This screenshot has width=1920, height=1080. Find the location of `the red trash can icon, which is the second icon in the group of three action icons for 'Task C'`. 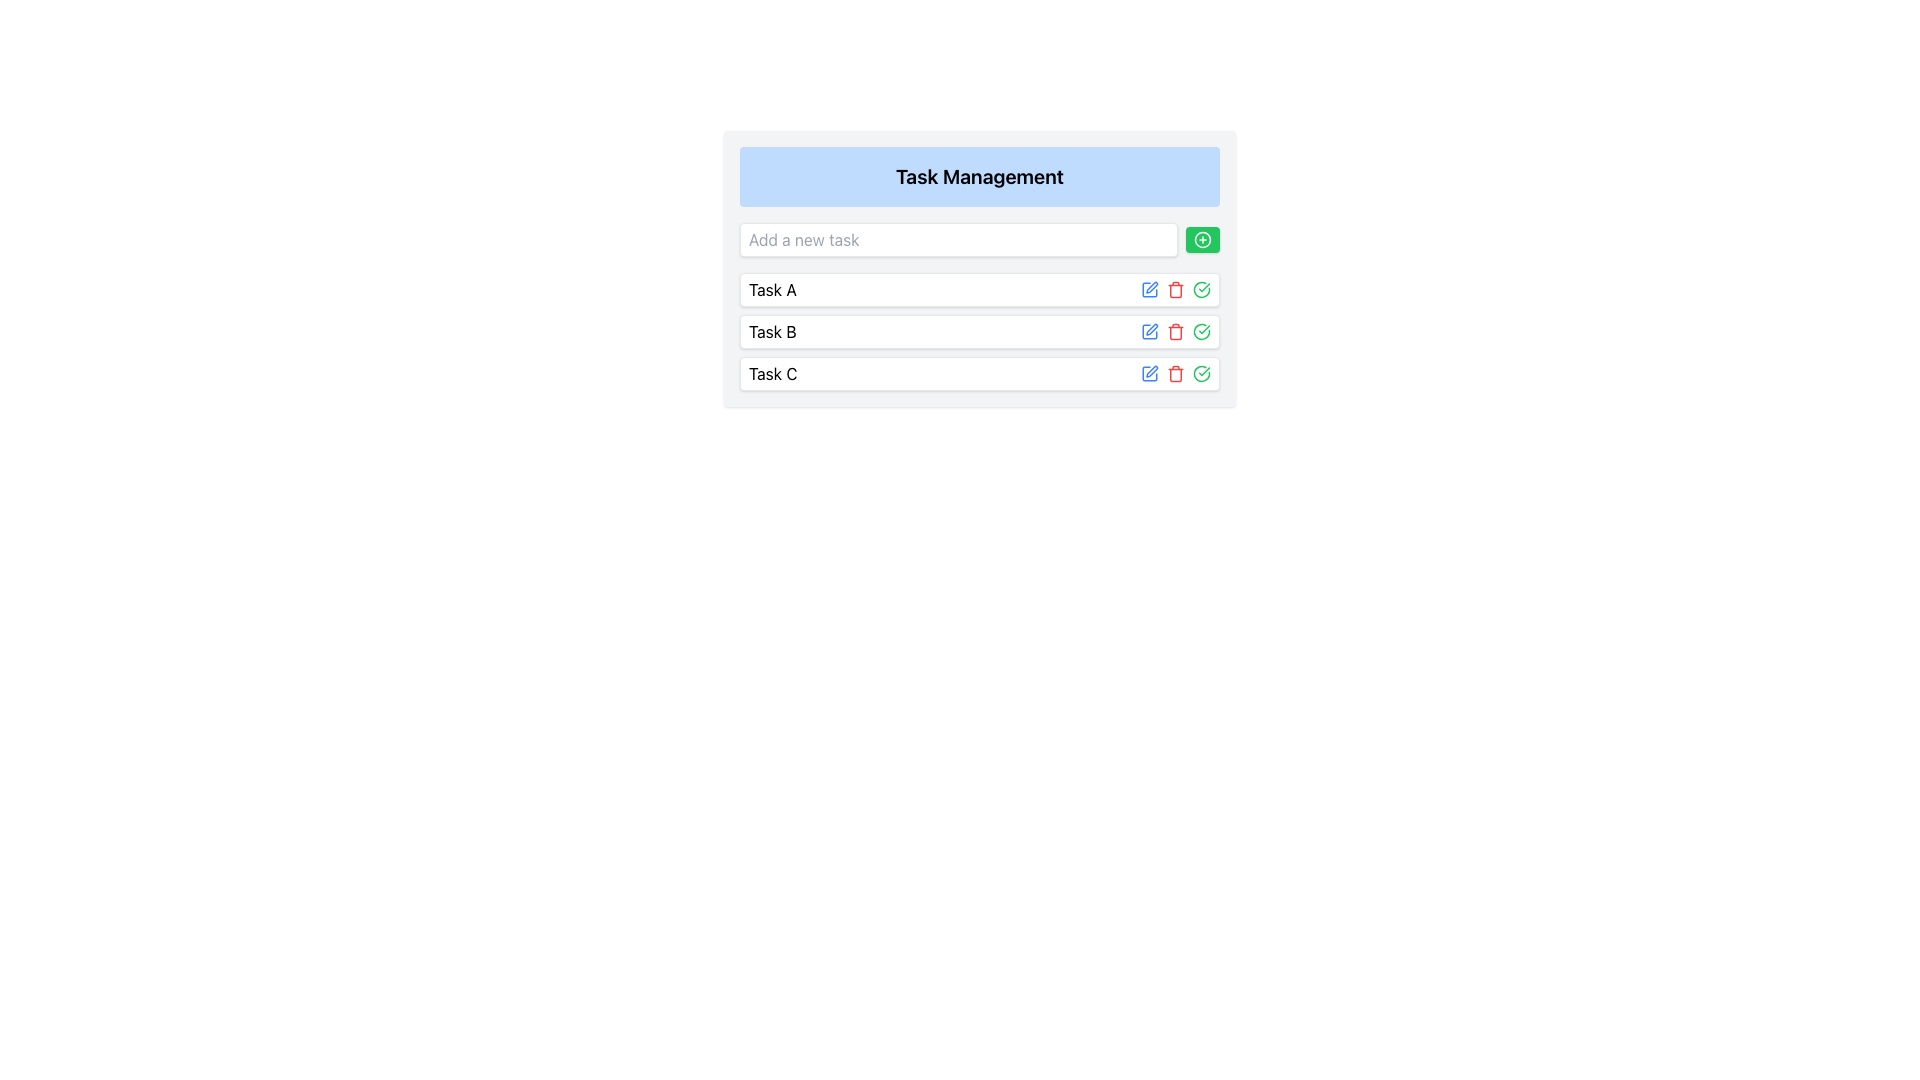

the red trash can icon, which is the second icon in the group of three action icons for 'Task C' is located at coordinates (1176, 374).